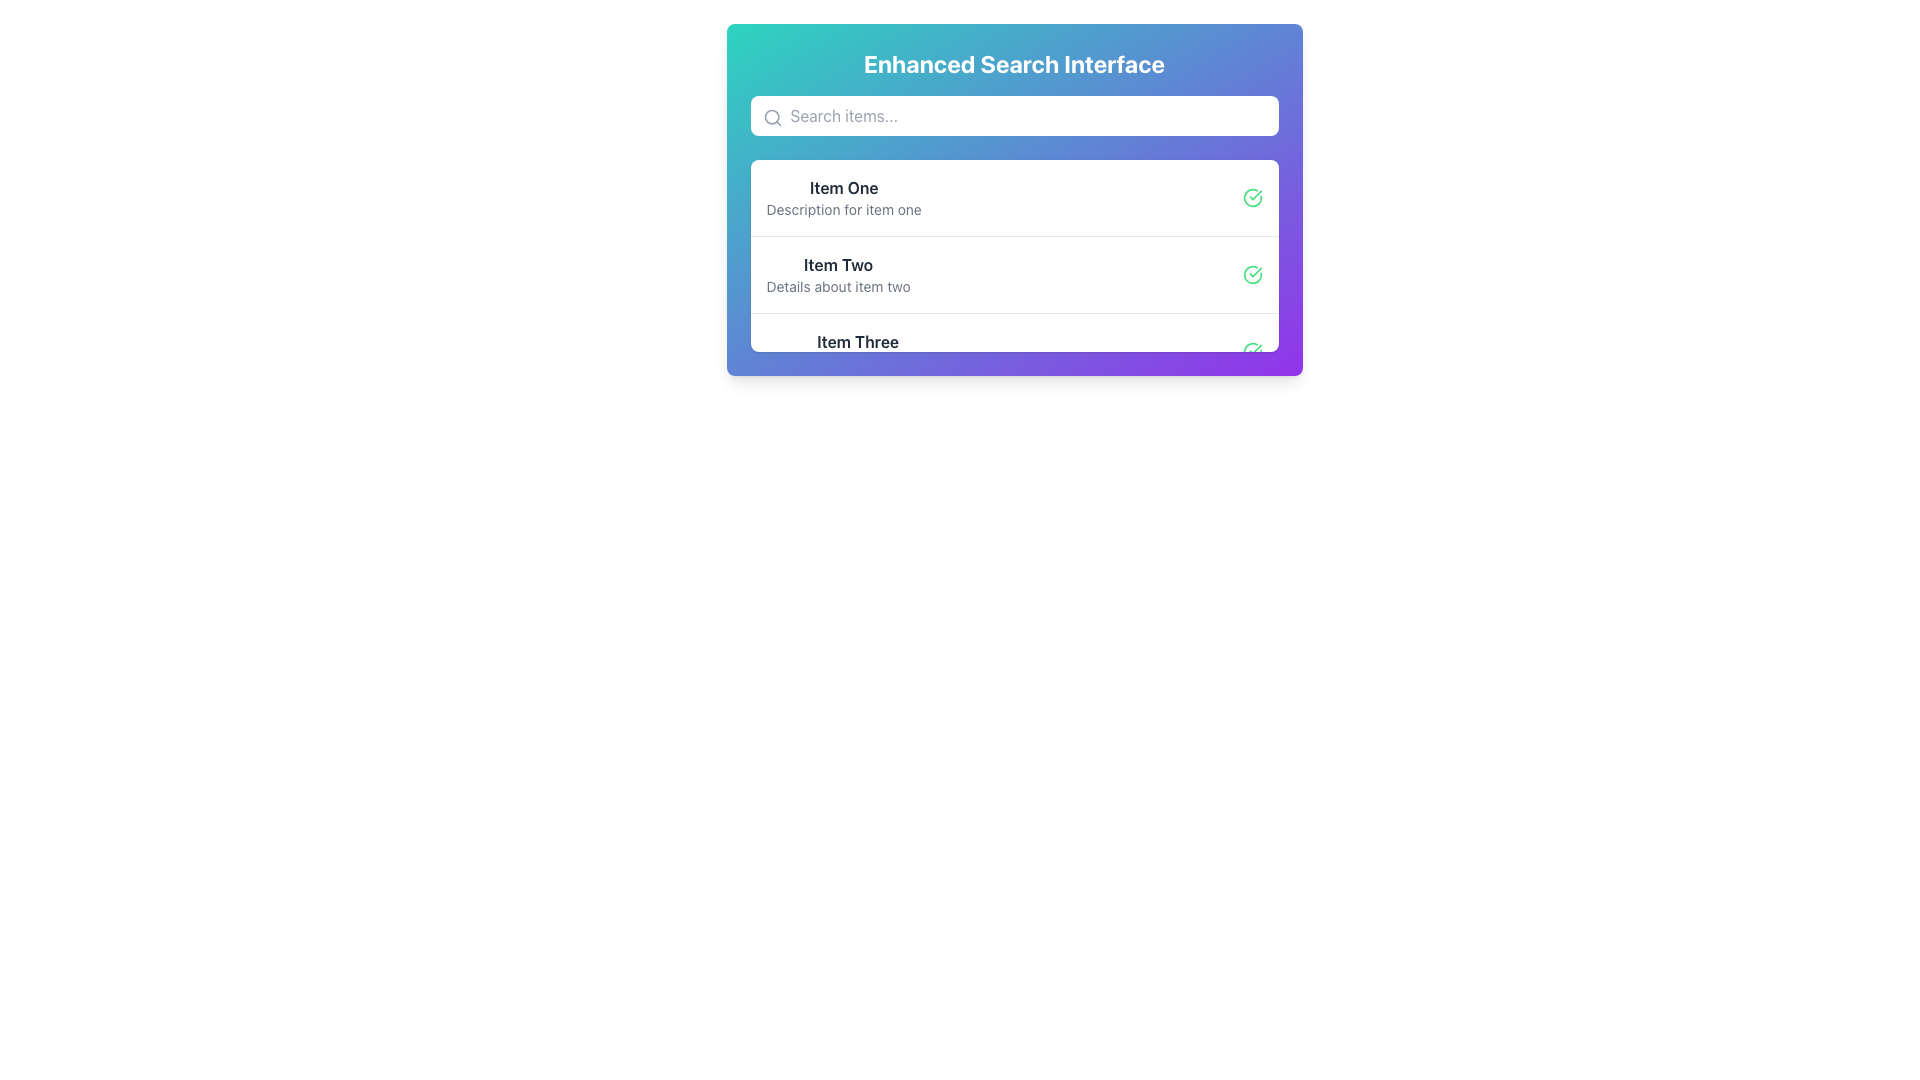 Image resolution: width=1920 pixels, height=1080 pixels. What do you see at coordinates (1251, 350) in the screenshot?
I see `the green circular checkmark icon located at the far-right side of 'Item Three' in the colorful list interface` at bounding box center [1251, 350].